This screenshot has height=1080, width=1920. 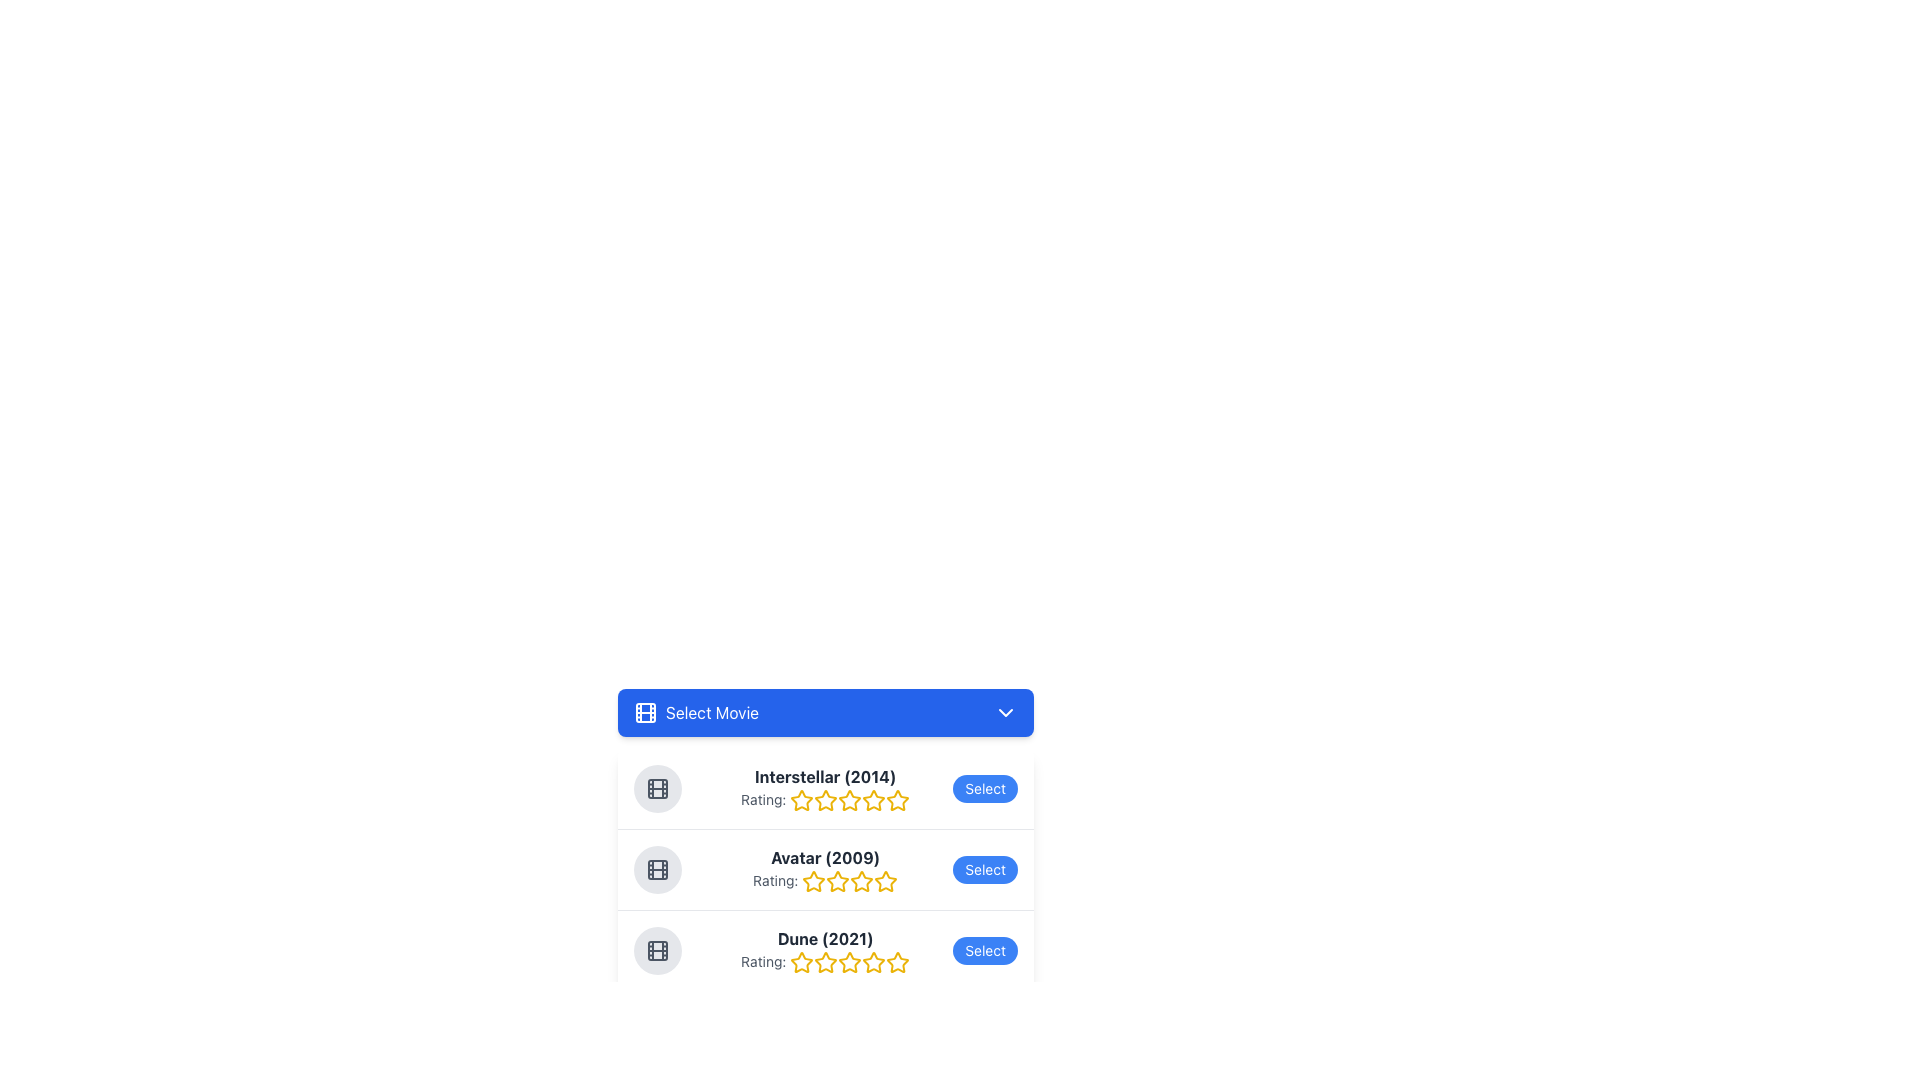 What do you see at coordinates (862, 880) in the screenshot?
I see `the second star-shaped Rating Star Icon filled with bright yellow color located in the ratings section below the movie title 'Avatar (2009)'` at bounding box center [862, 880].